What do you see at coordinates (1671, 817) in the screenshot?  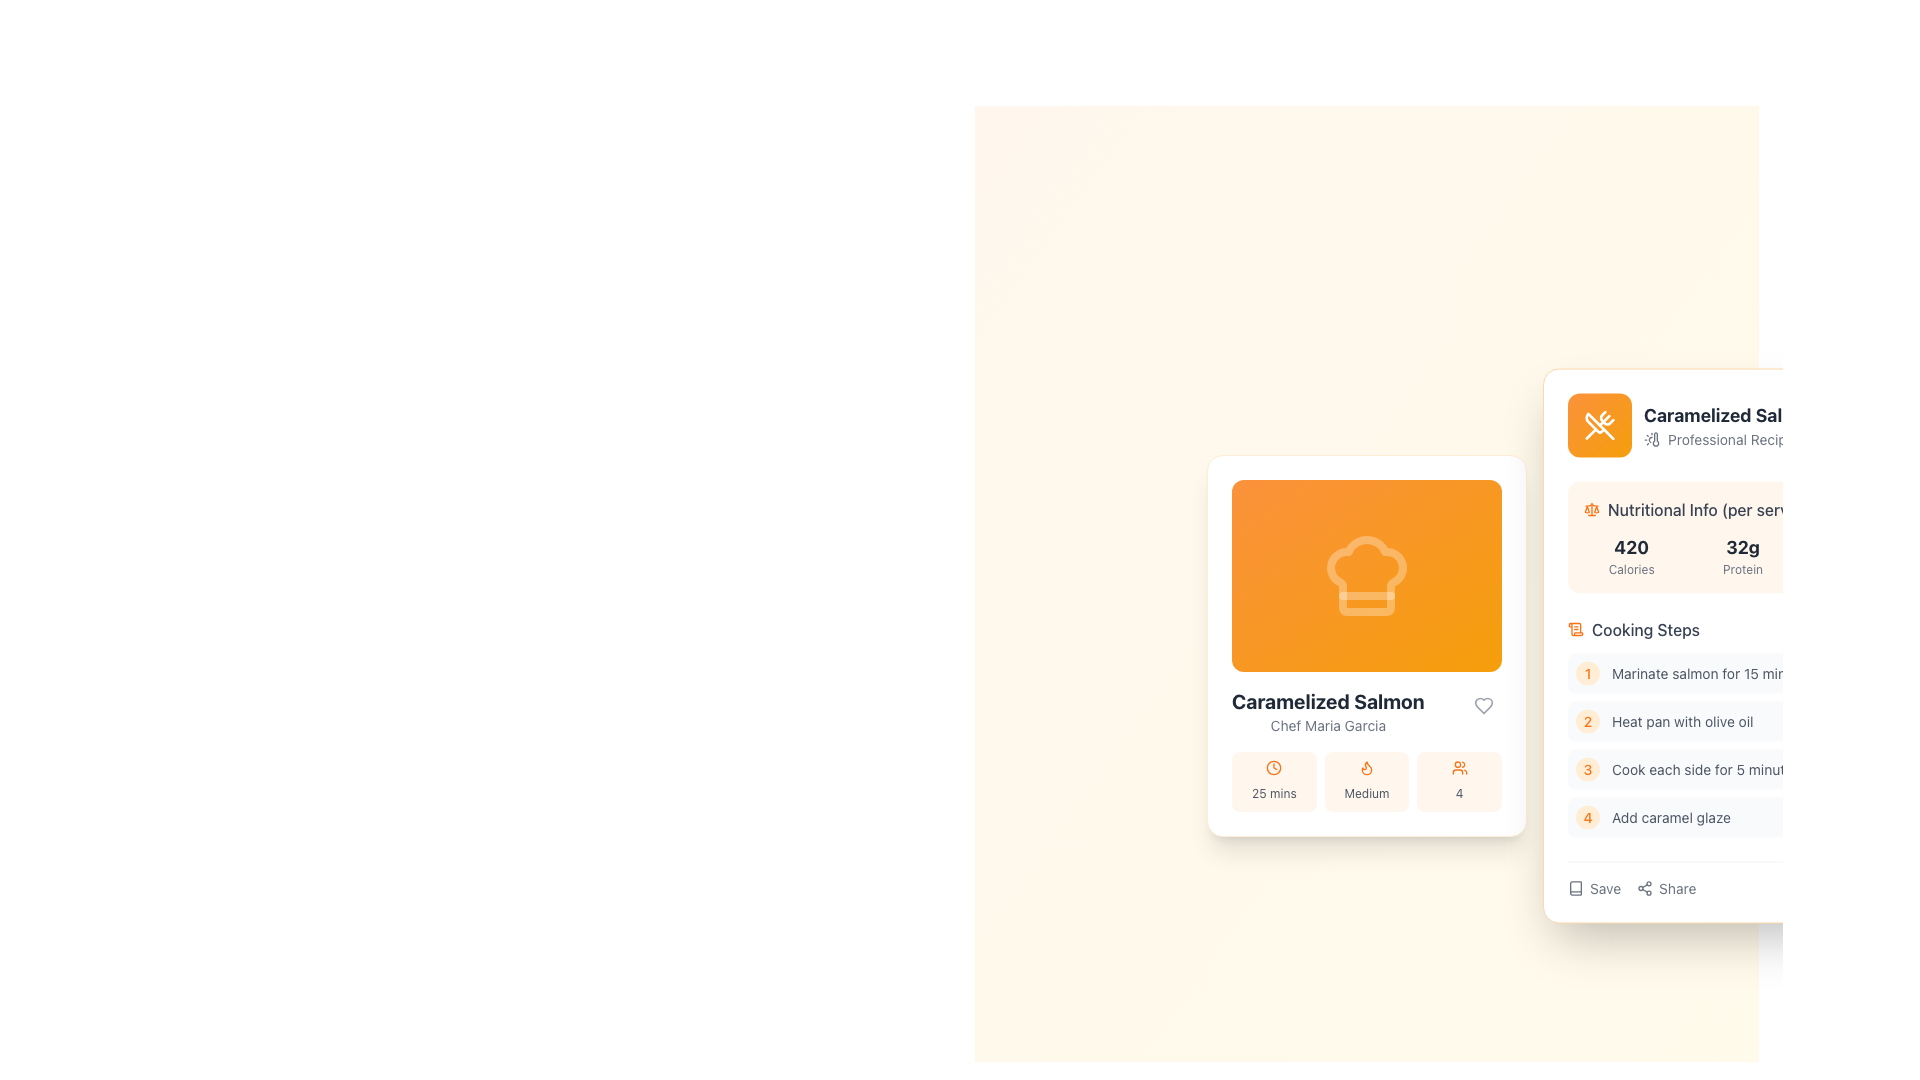 I see `text displayed as 'Add caramel glaze', which is a small-sized gray font text aligned to the left, located towards the right side of the interface and nested within a cooking step block` at bounding box center [1671, 817].